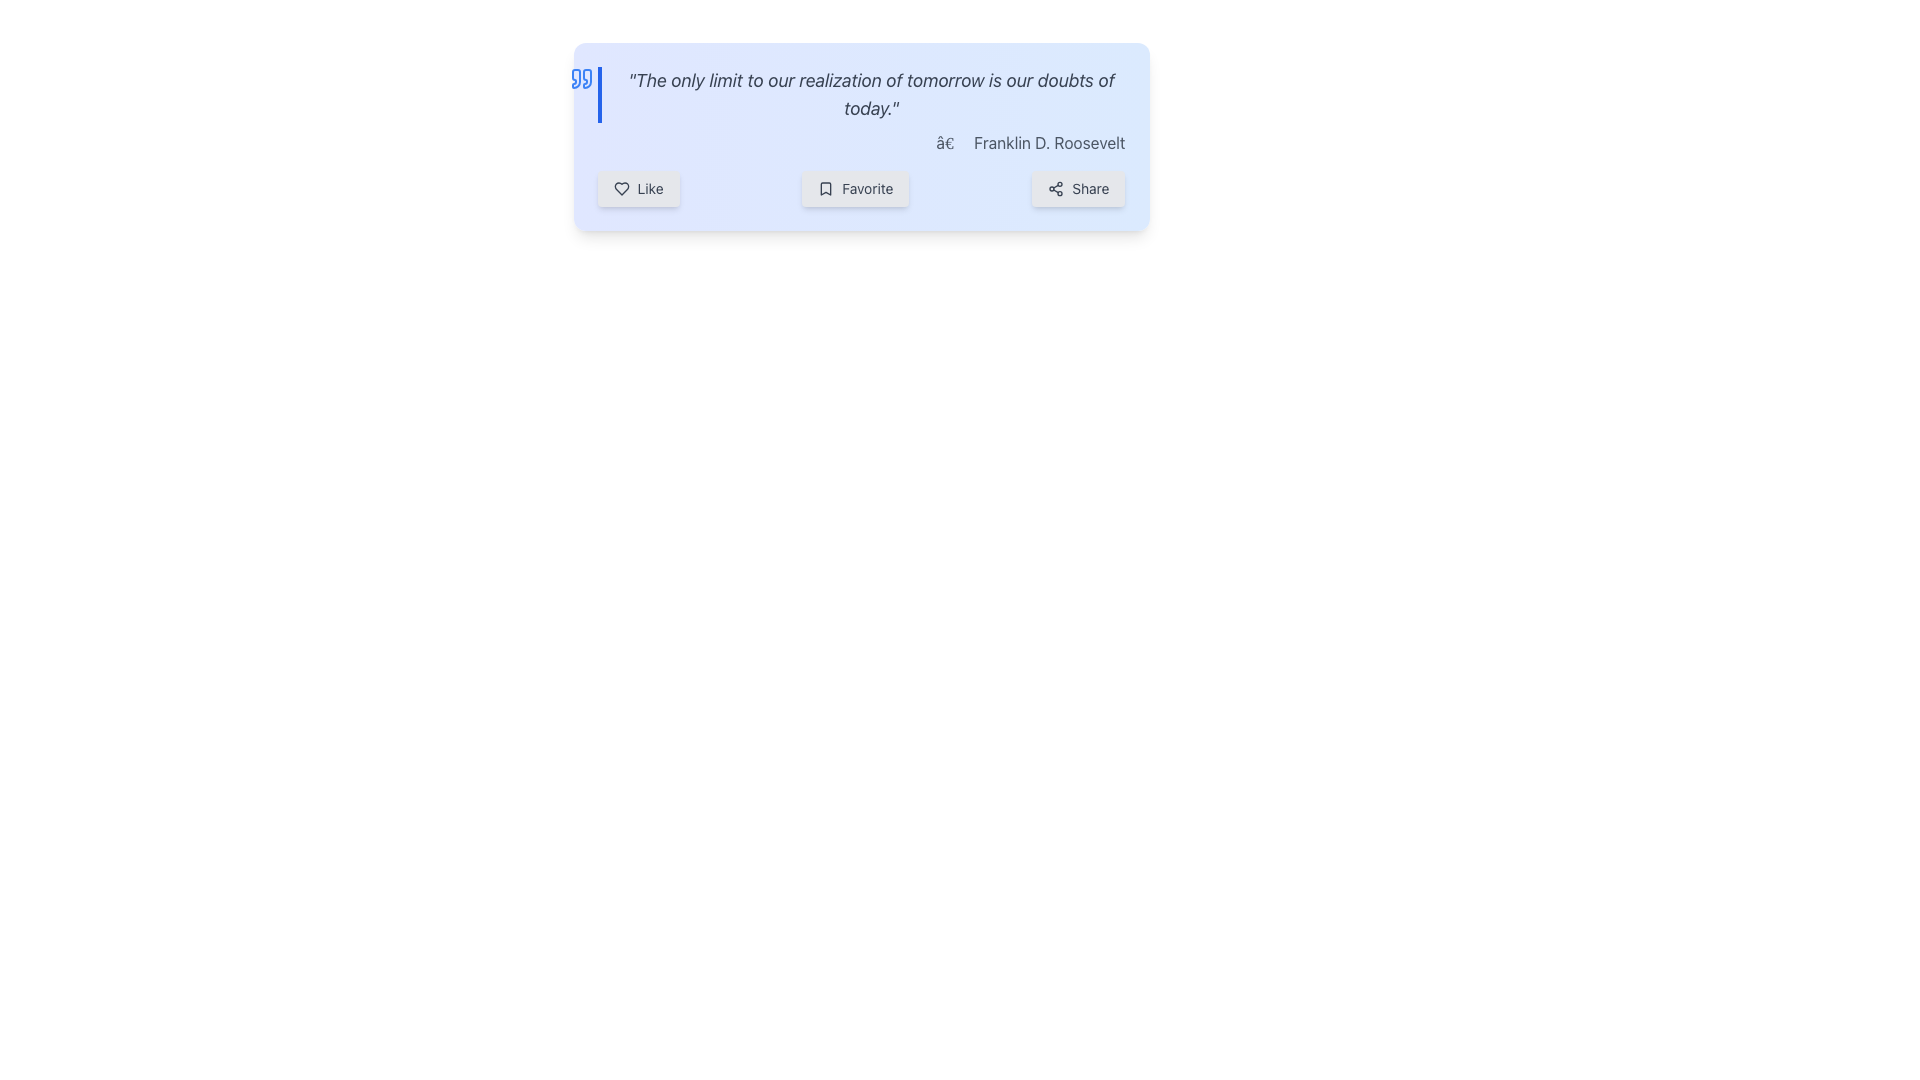 Image resolution: width=1920 pixels, height=1080 pixels. I want to click on the decorative icon representing a quote, which is located to the left of the text block containing the quote and aligns vertically near the top of the text area, so click(580, 77).